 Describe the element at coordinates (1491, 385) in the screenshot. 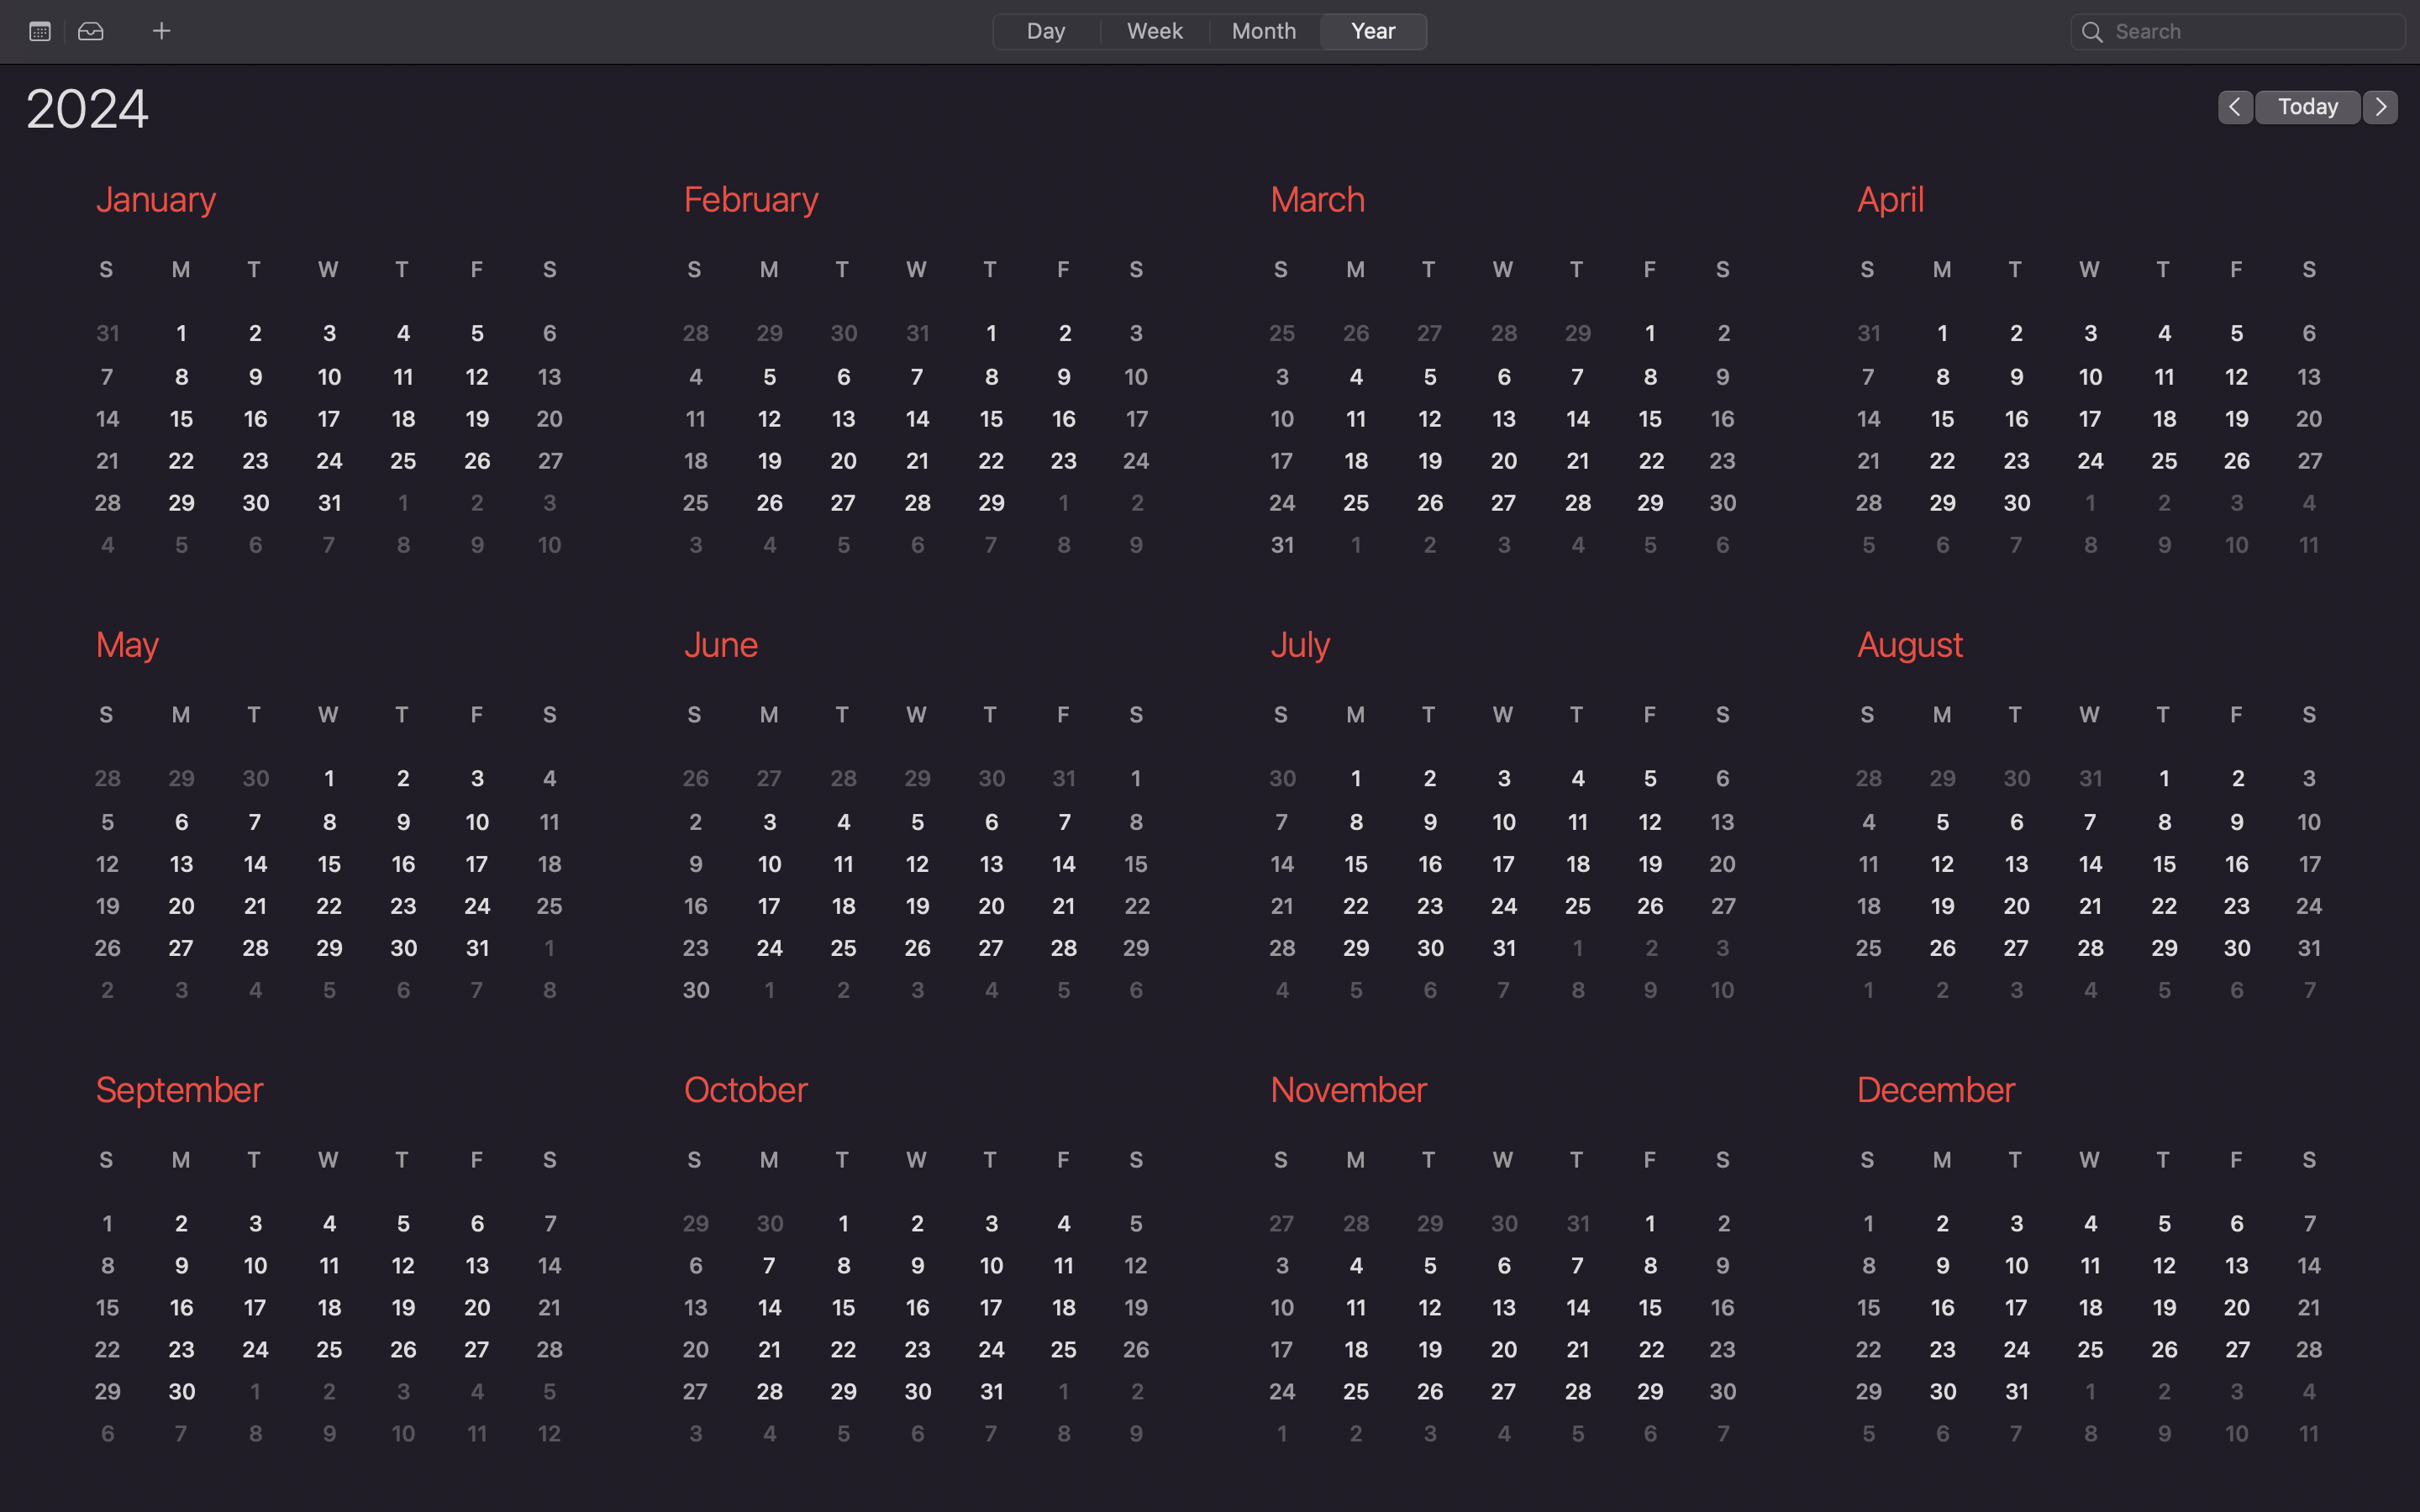

I see `on the March calendar to zoom in` at that location.